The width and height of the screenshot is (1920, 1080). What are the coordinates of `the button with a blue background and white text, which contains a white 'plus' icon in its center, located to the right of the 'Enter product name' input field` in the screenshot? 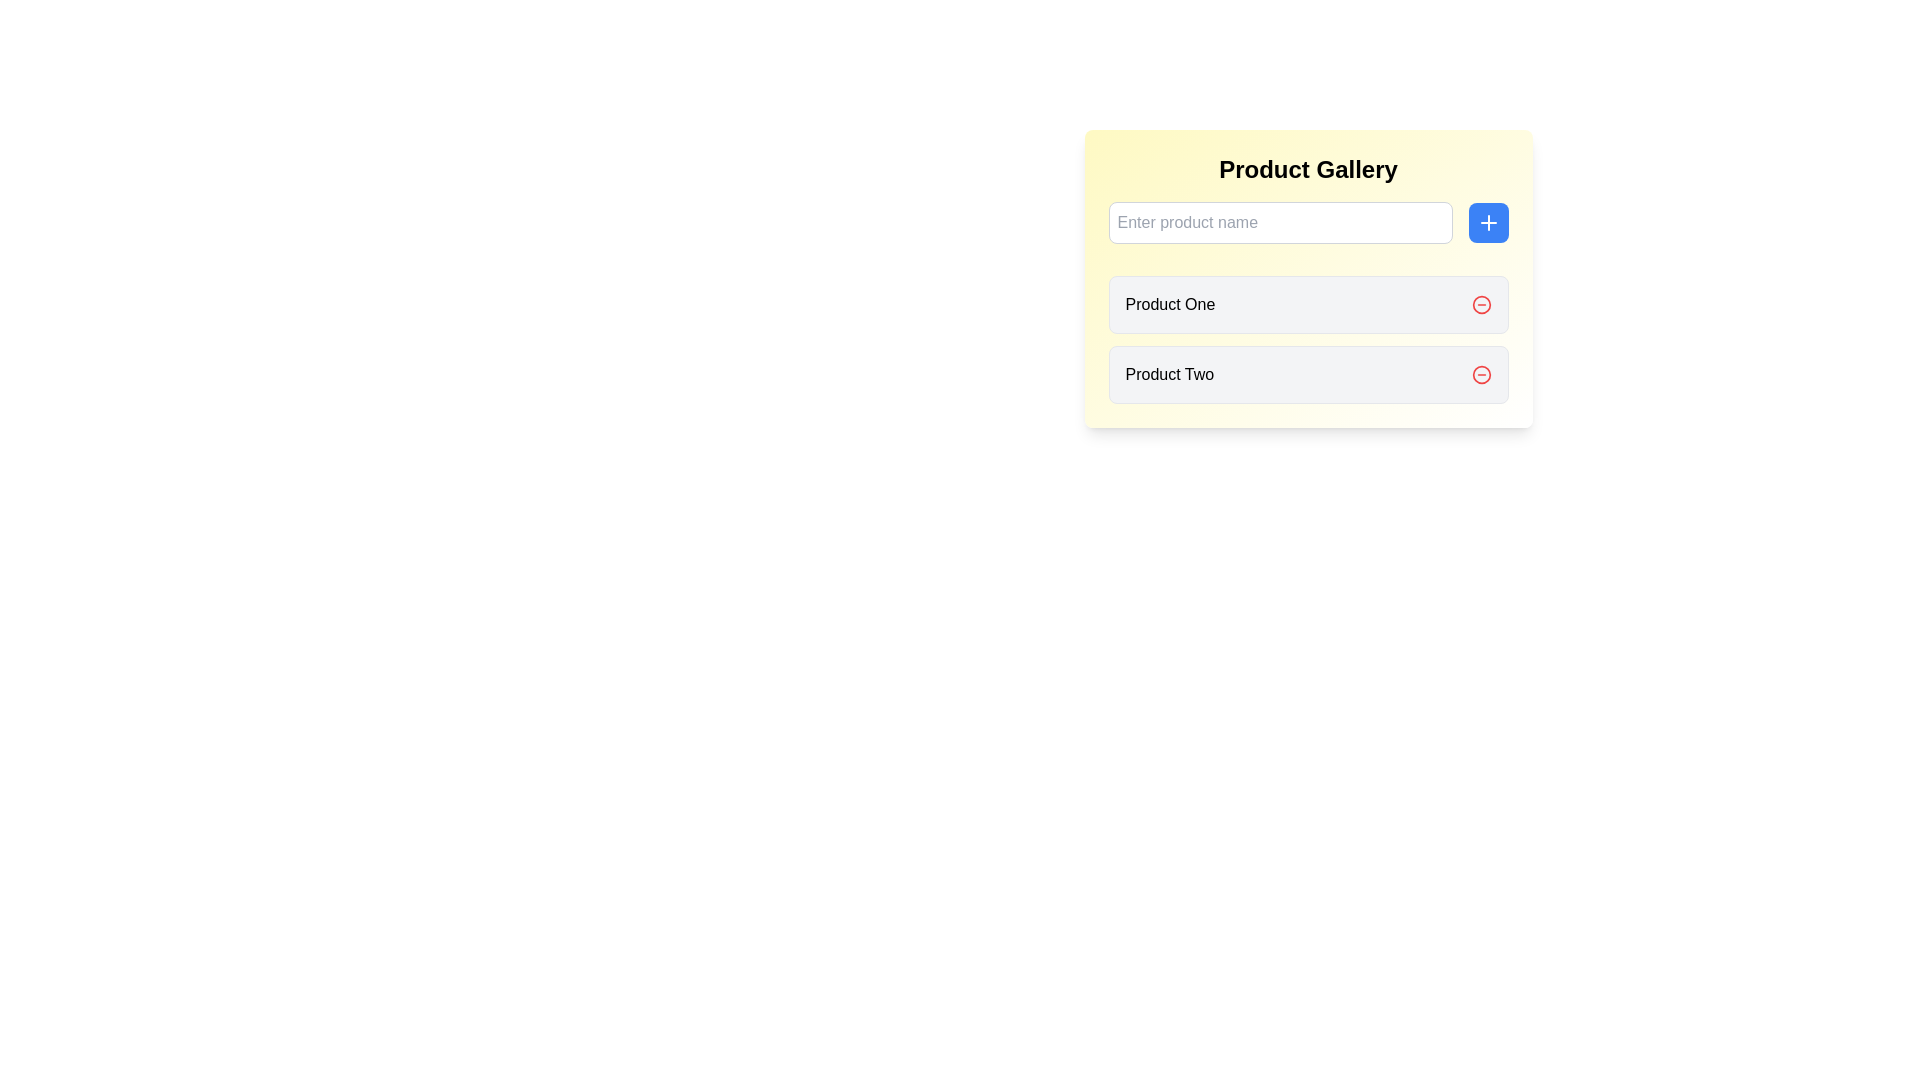 It's located at (1488, 223).